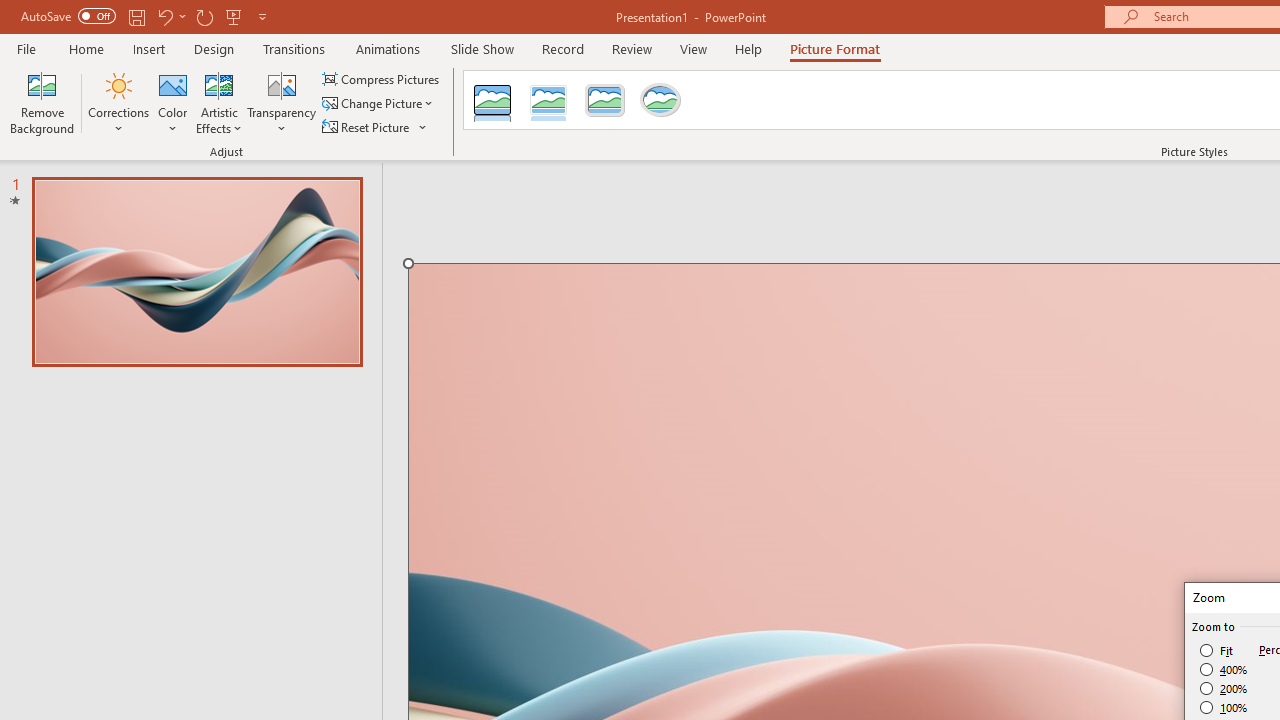 The width and height of the screenshot is (1280, 720). What do you see at coordinates (379, 103) in the screenshot?
I see `'Change Picture'` at bounding box center [379, 103].